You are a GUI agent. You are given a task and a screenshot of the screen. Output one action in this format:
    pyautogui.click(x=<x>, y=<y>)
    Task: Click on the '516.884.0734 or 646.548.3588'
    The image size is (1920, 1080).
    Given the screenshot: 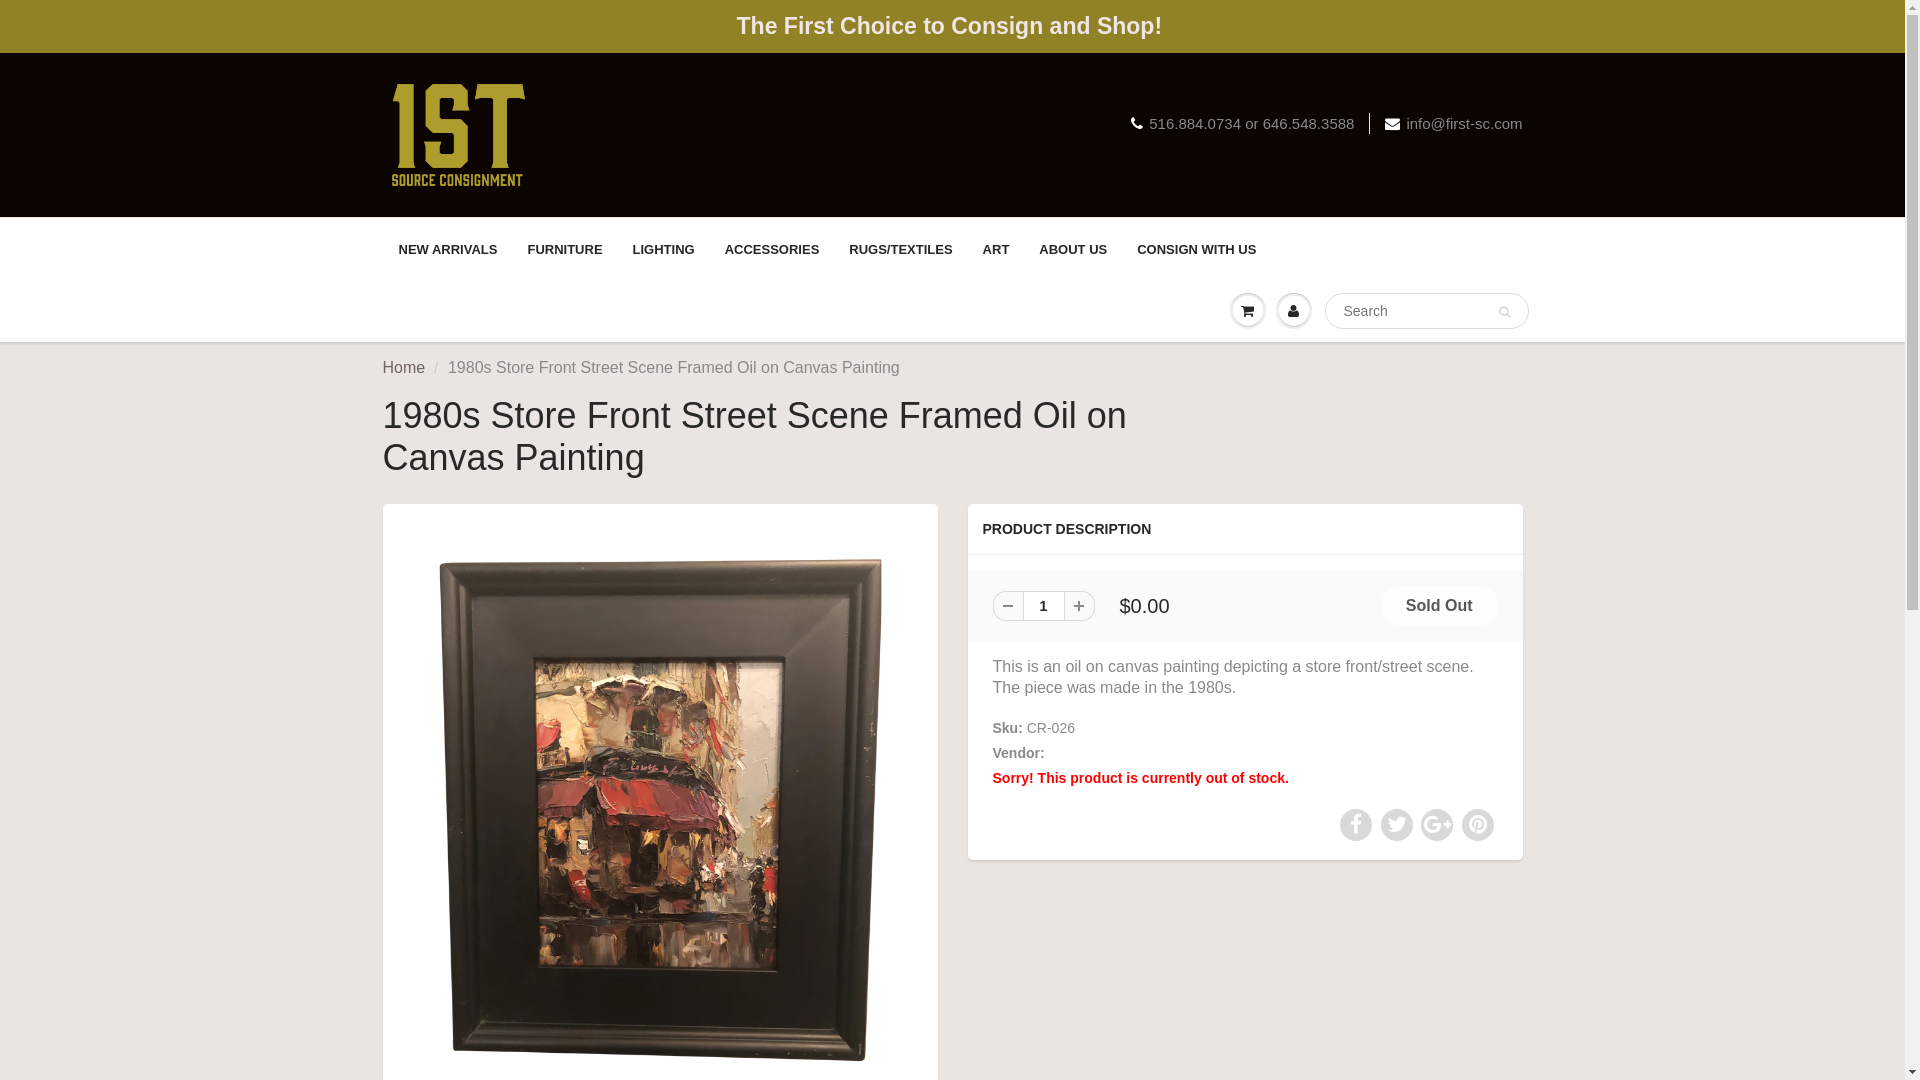 What is the action you would take?
    pyautogui.click(x=1241, y=123)
    